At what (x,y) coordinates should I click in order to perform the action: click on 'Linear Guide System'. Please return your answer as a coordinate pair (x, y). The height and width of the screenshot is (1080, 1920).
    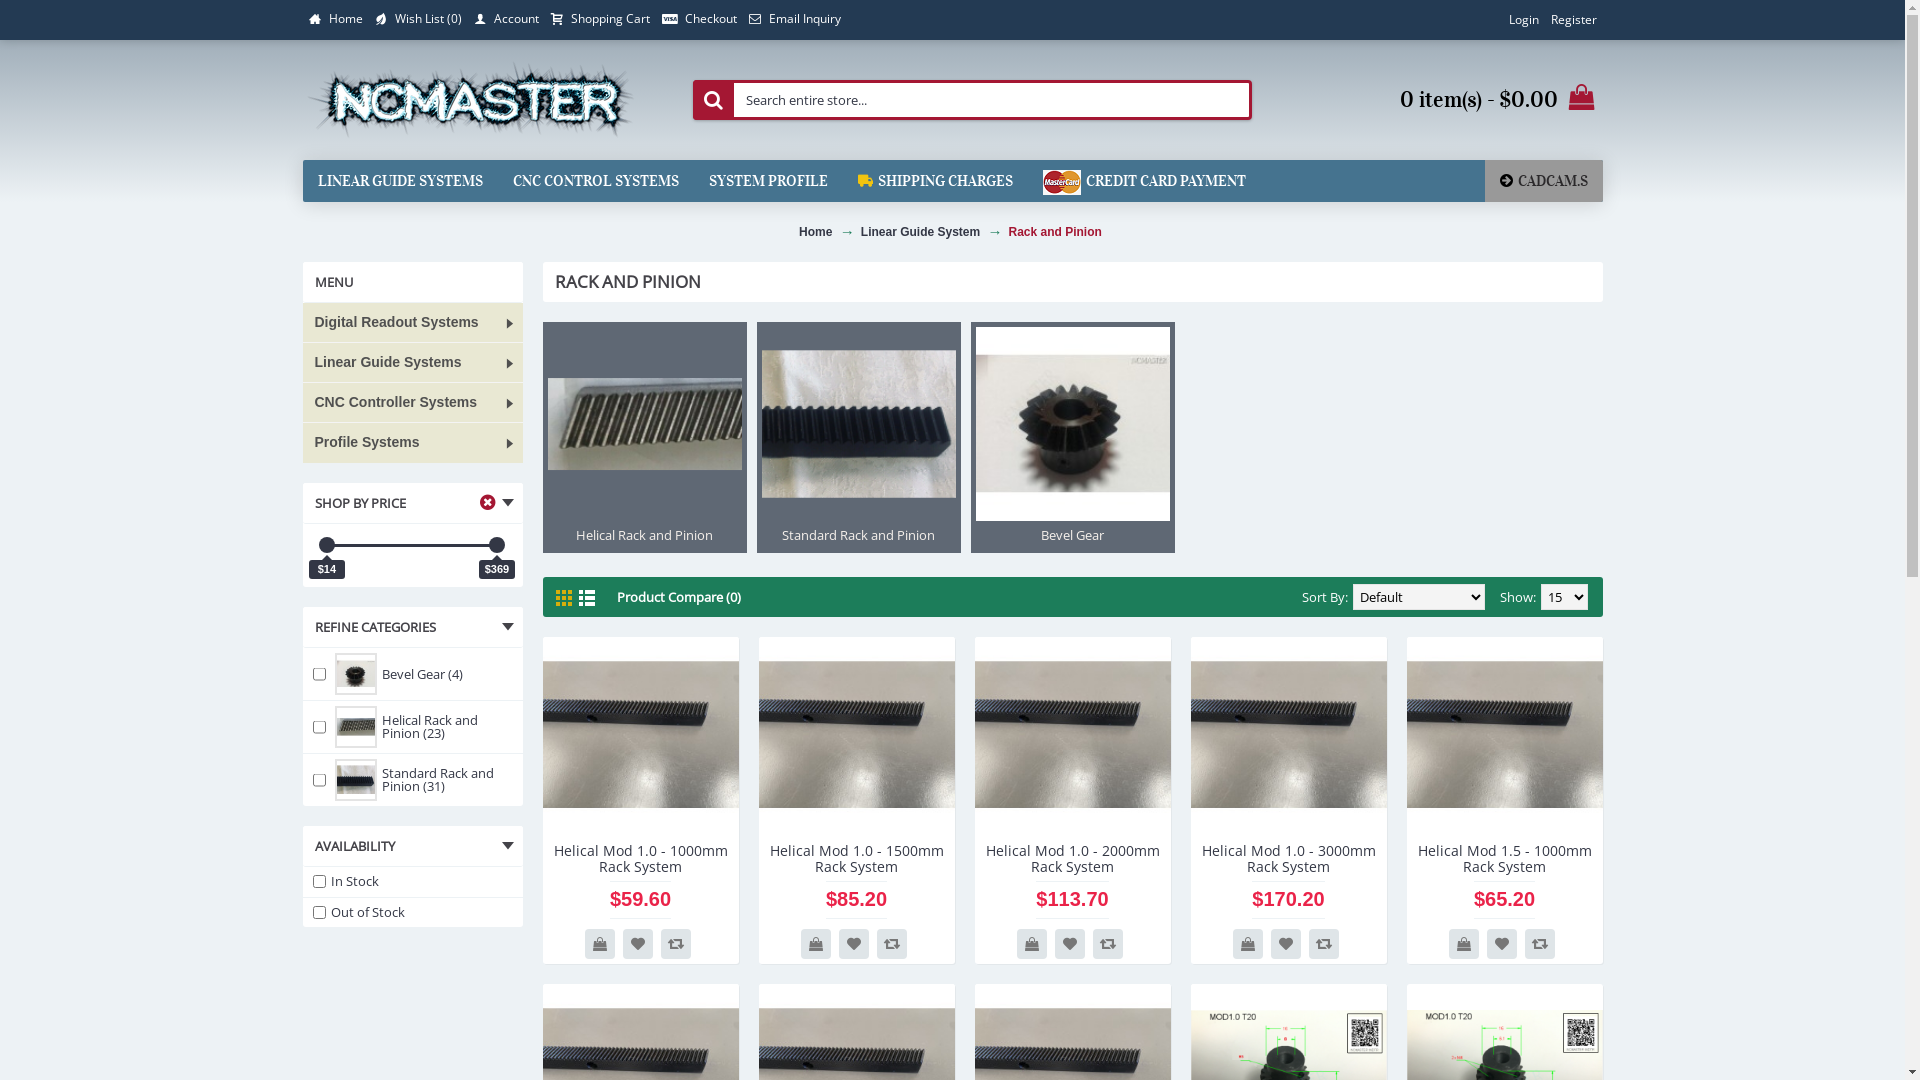
    Looking at the image, I should click on (919, 230).